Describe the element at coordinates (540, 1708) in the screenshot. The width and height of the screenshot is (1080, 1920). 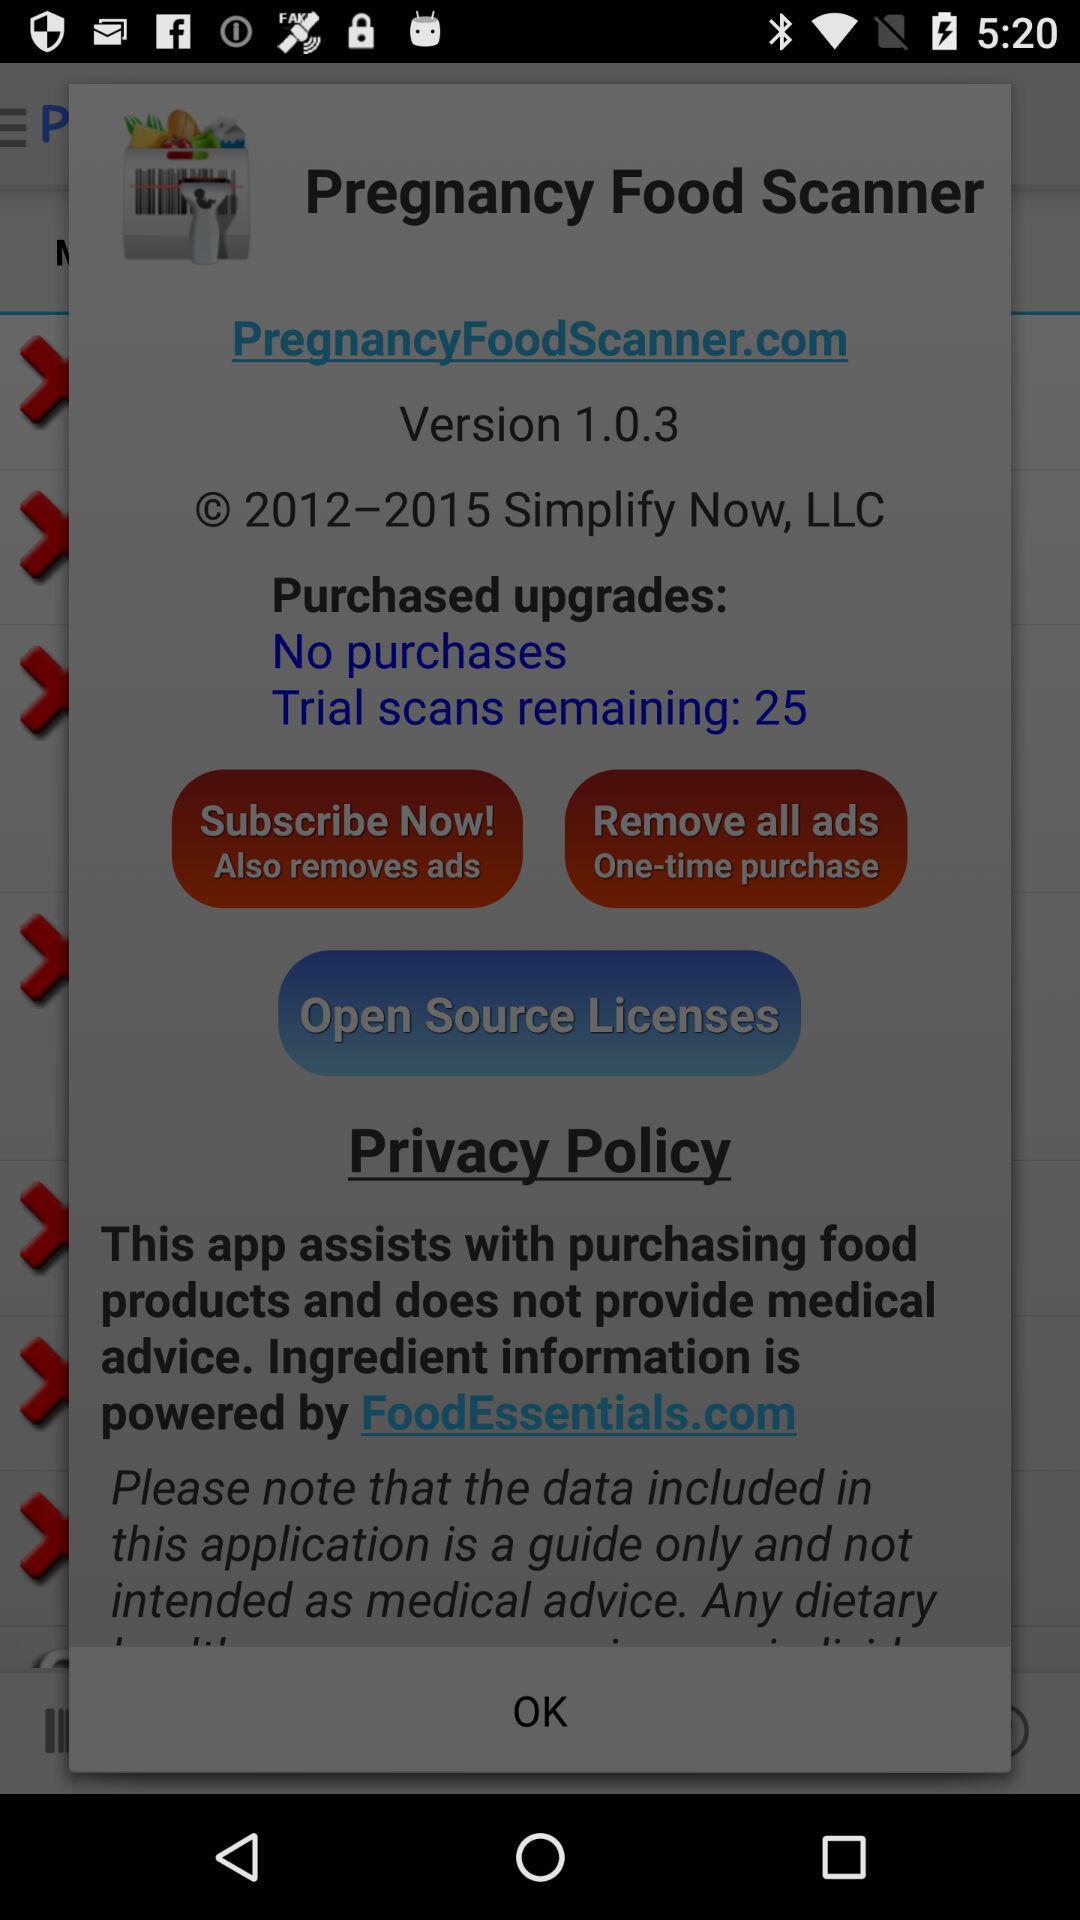
I see `the app below please note that item` at that location.